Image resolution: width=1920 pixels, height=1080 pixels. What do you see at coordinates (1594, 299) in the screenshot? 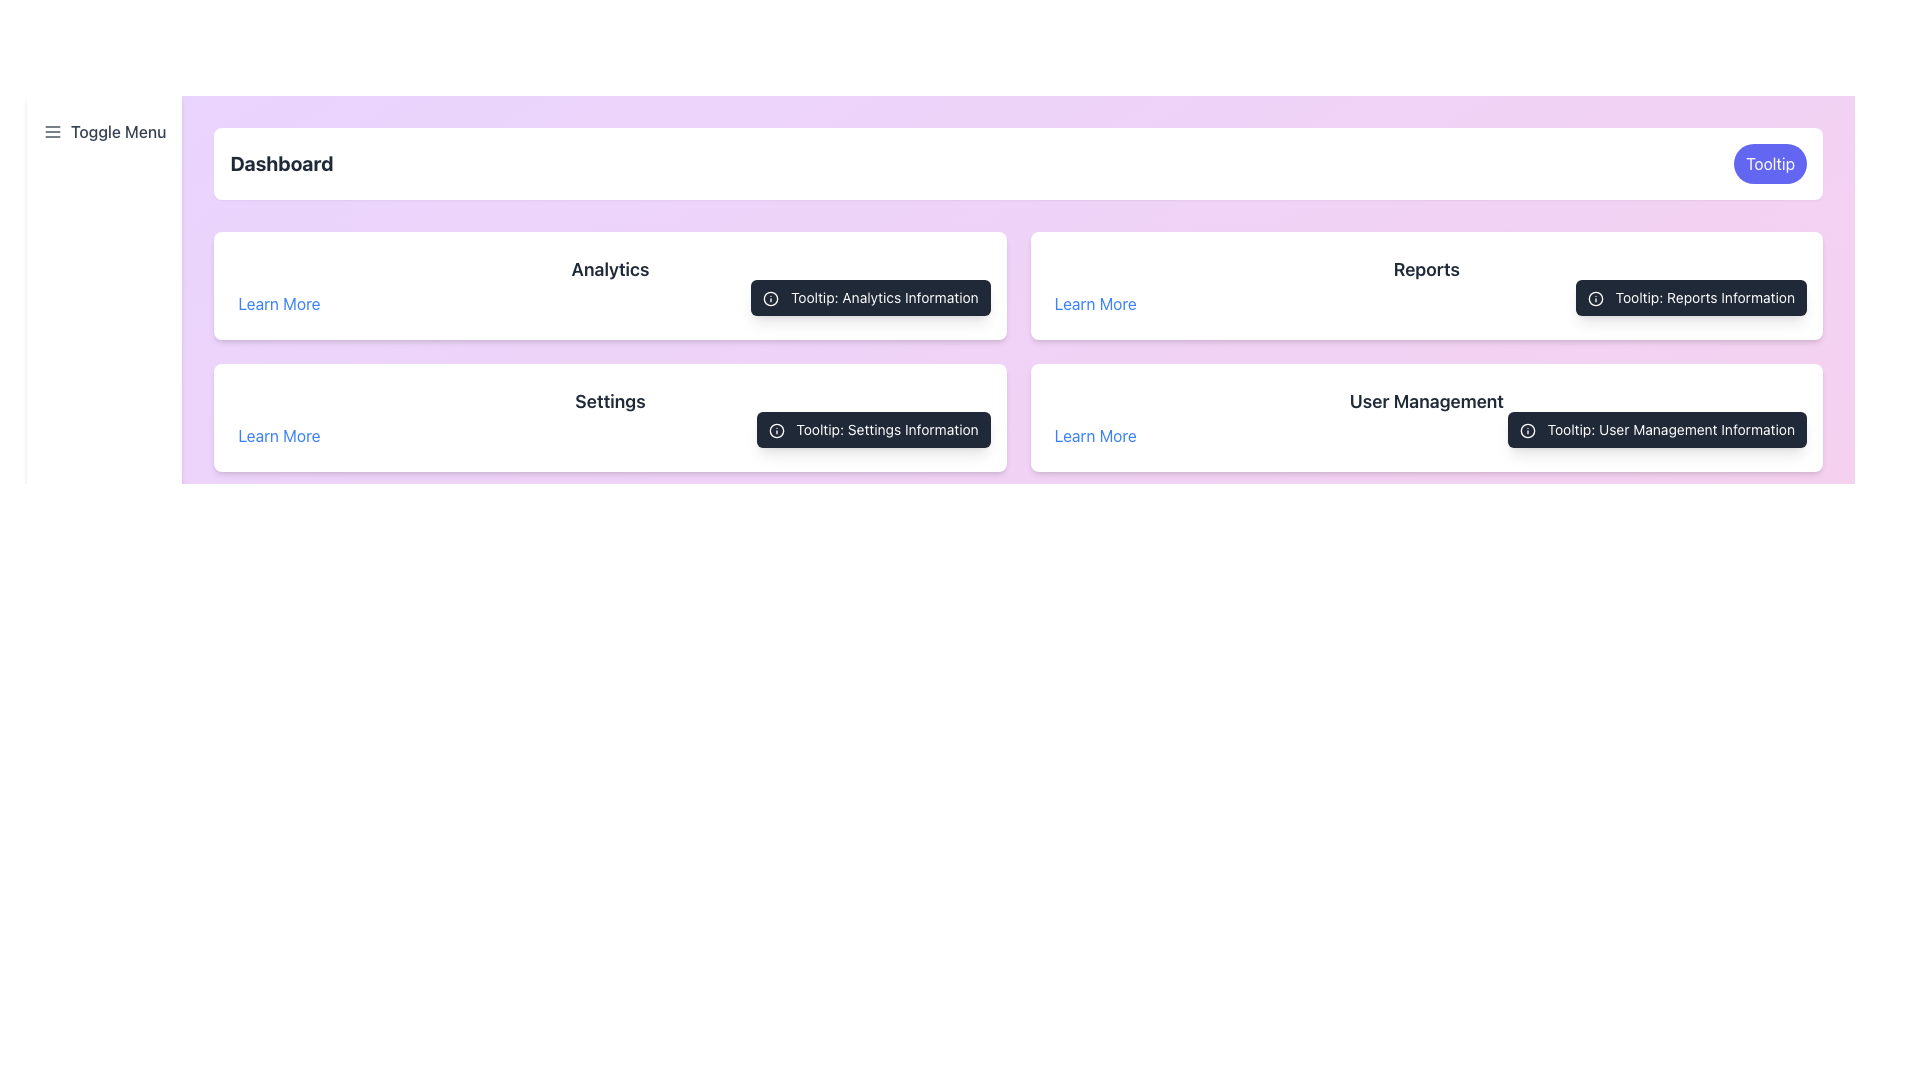
I see `the SVG Circle - Icon Component representing the information icon indicating additional details` at bounding box center [1594, 299].